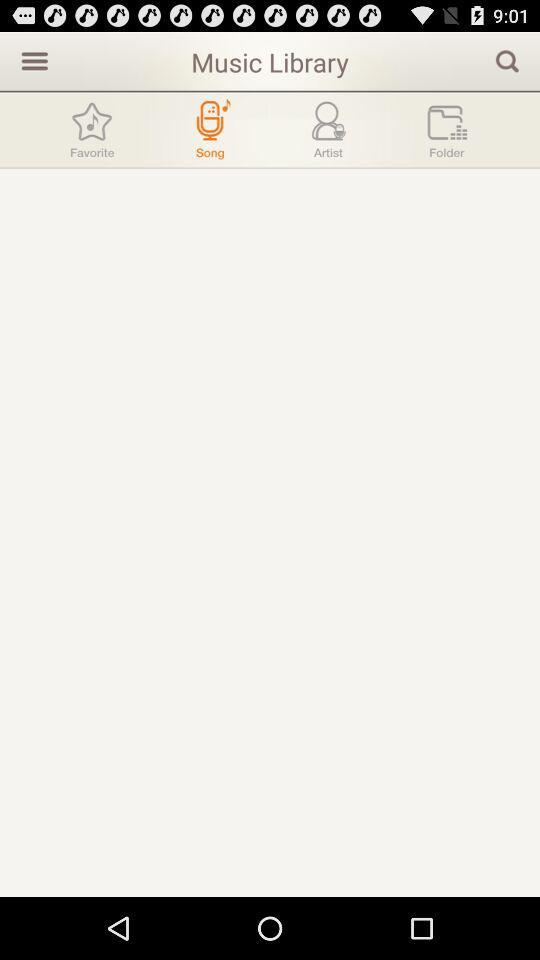  What do you see at coordinates (447, 128) in the screenshot?
I see `a folder` at bounding box center [447, 128].